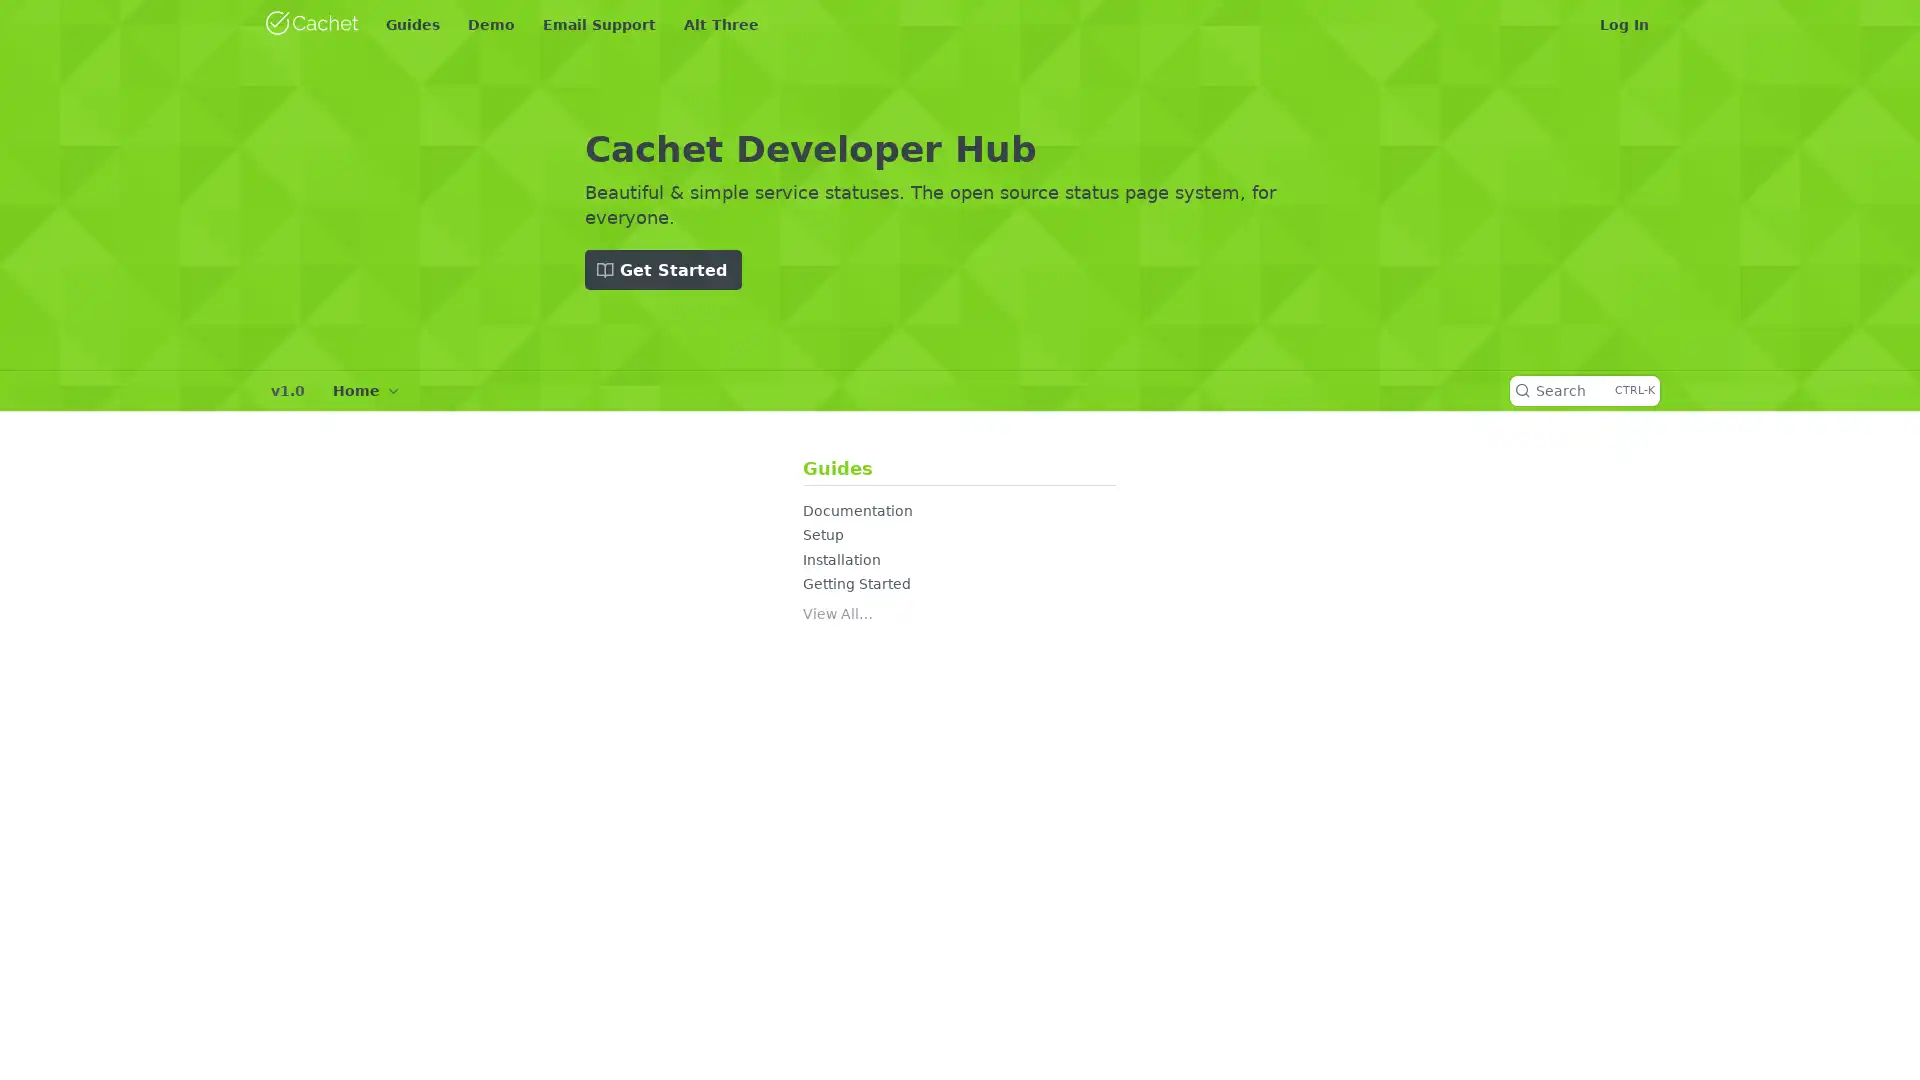 The image size is (1920, 1080). What do you see at coordinates (365, 390) in the screenshot?
I see `Home` at bounding box center [365, 390].